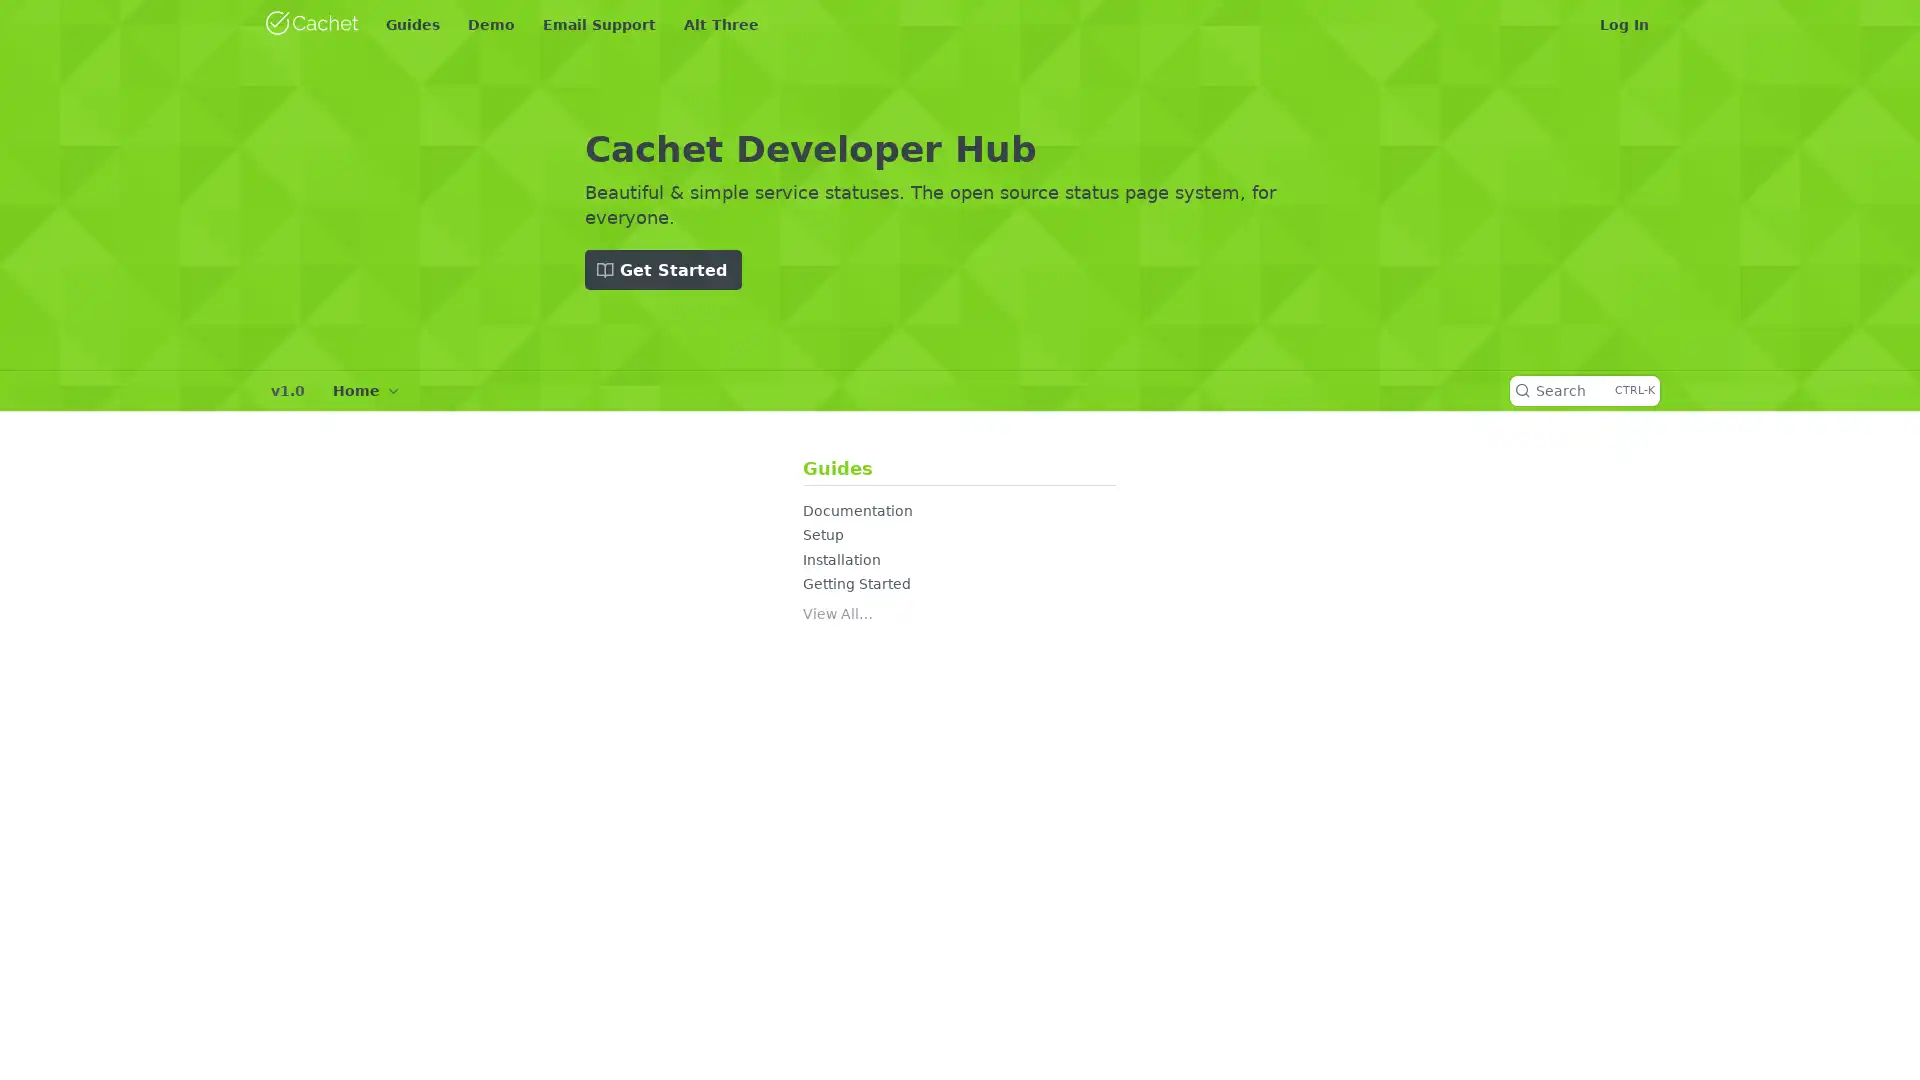 The image size is (1920, 1080). What do you see at coordinates (365, 390) in the screenshot?
I see `Home` at bounding box center [365, 390].